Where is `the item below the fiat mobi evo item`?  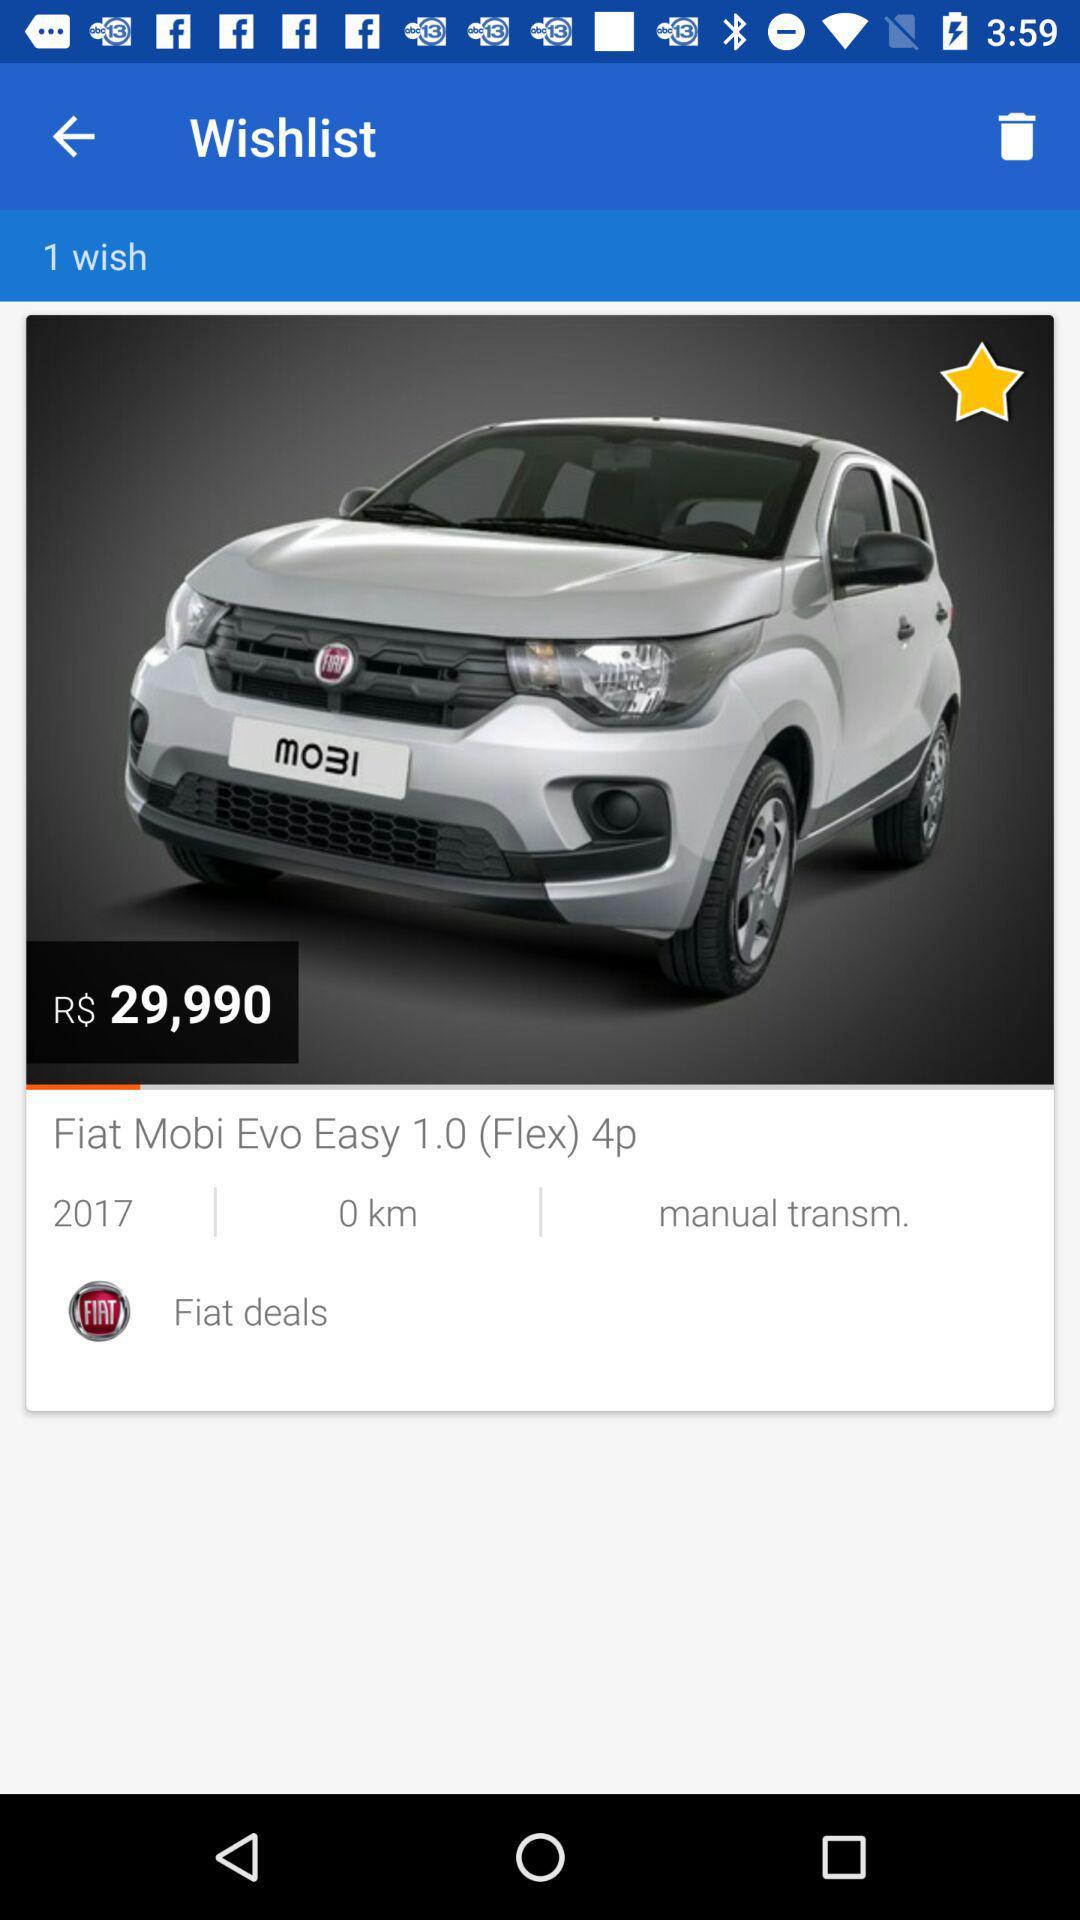
the item below the fiat mobi evo item is located at coordinates (133, 1210).